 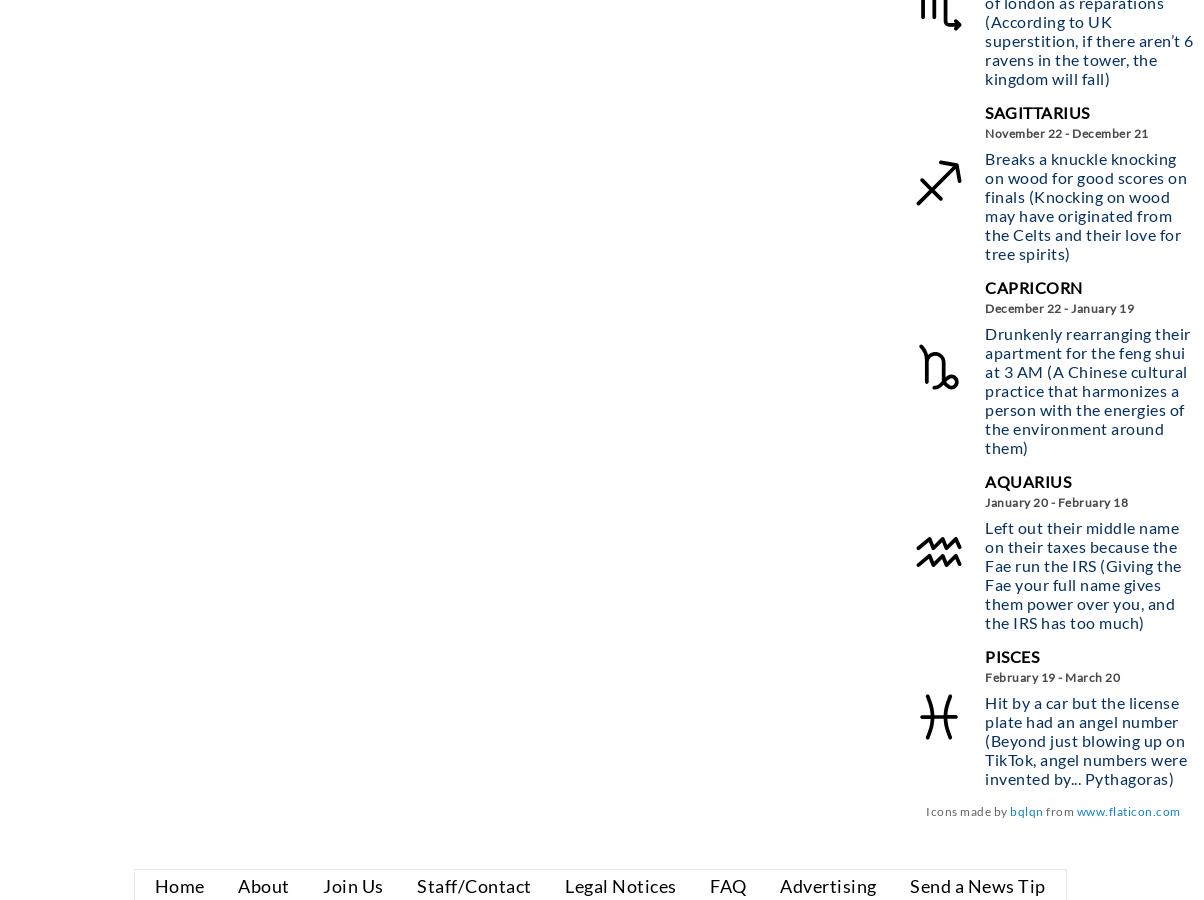 I want to click on 'Join Us', so click(x=353, y=884).